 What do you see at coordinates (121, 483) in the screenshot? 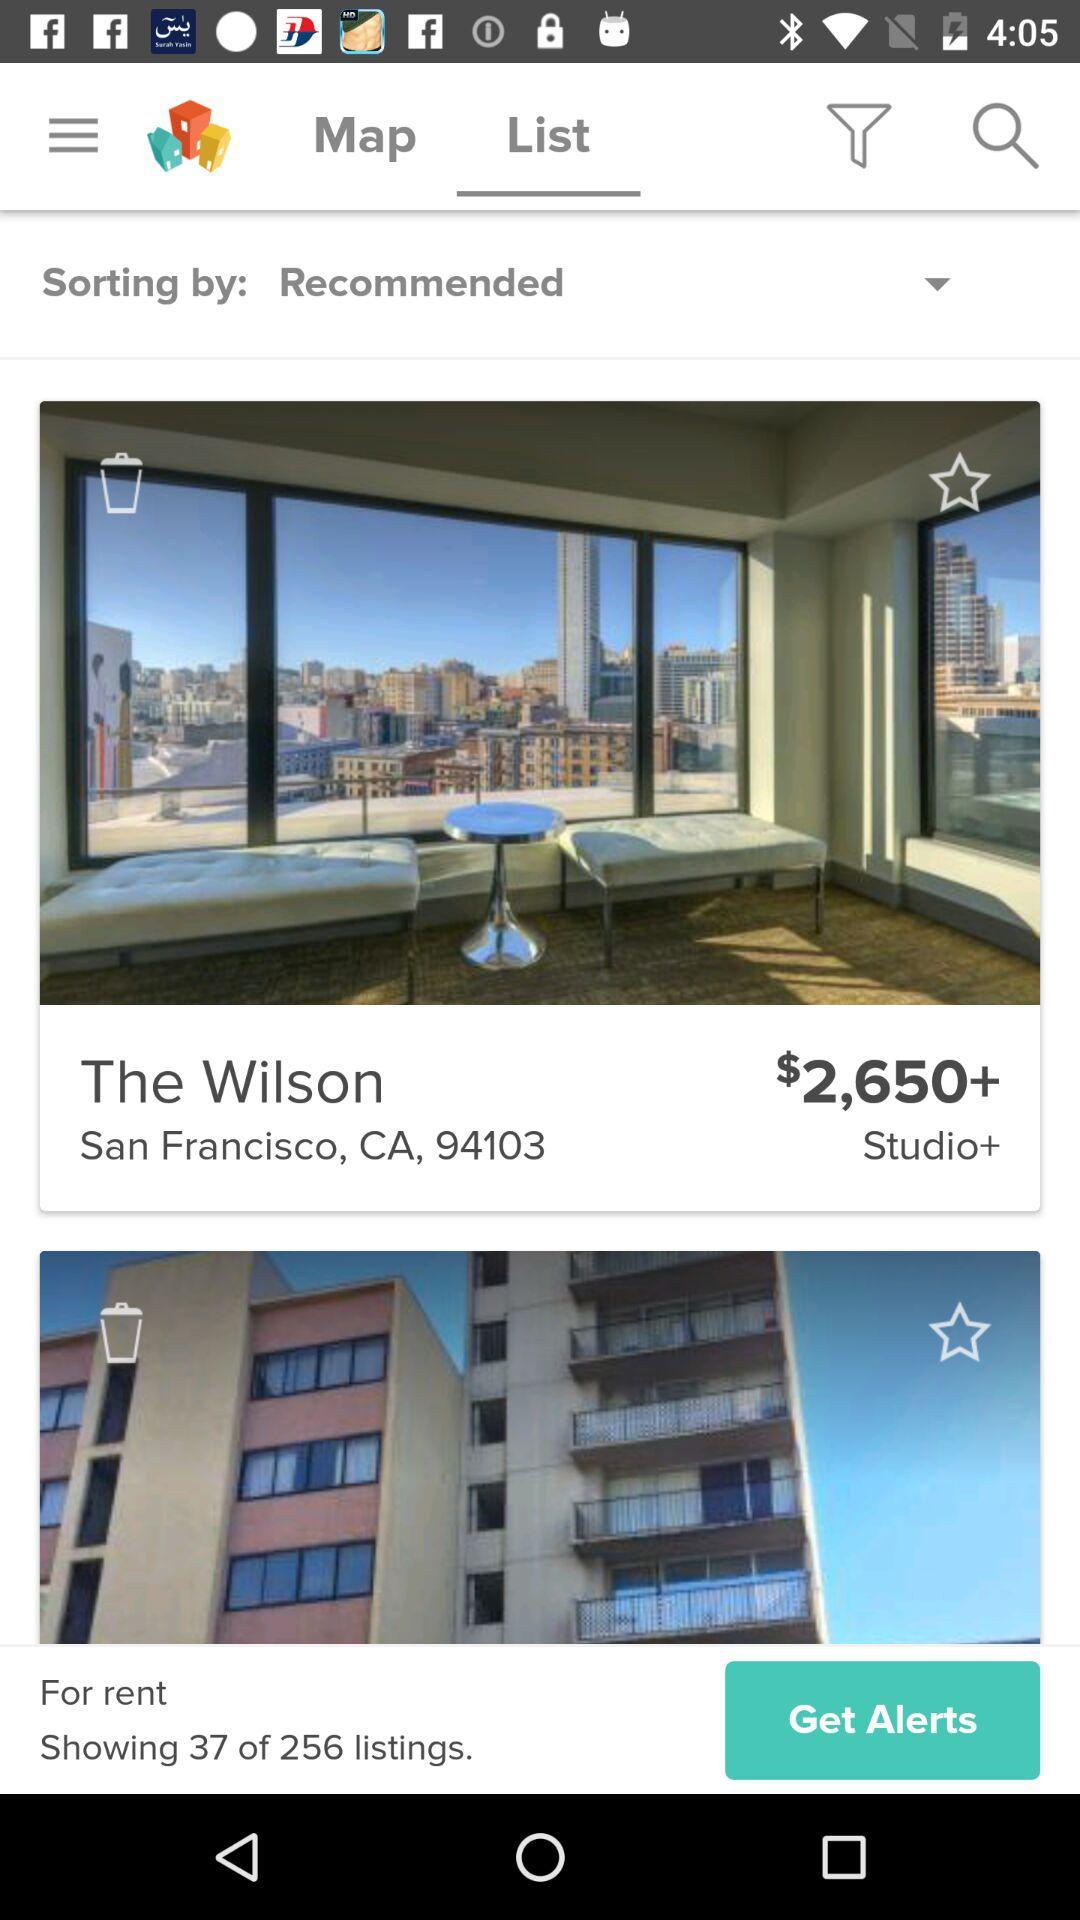
I see `move to trash` at bounding box center [121, 483].